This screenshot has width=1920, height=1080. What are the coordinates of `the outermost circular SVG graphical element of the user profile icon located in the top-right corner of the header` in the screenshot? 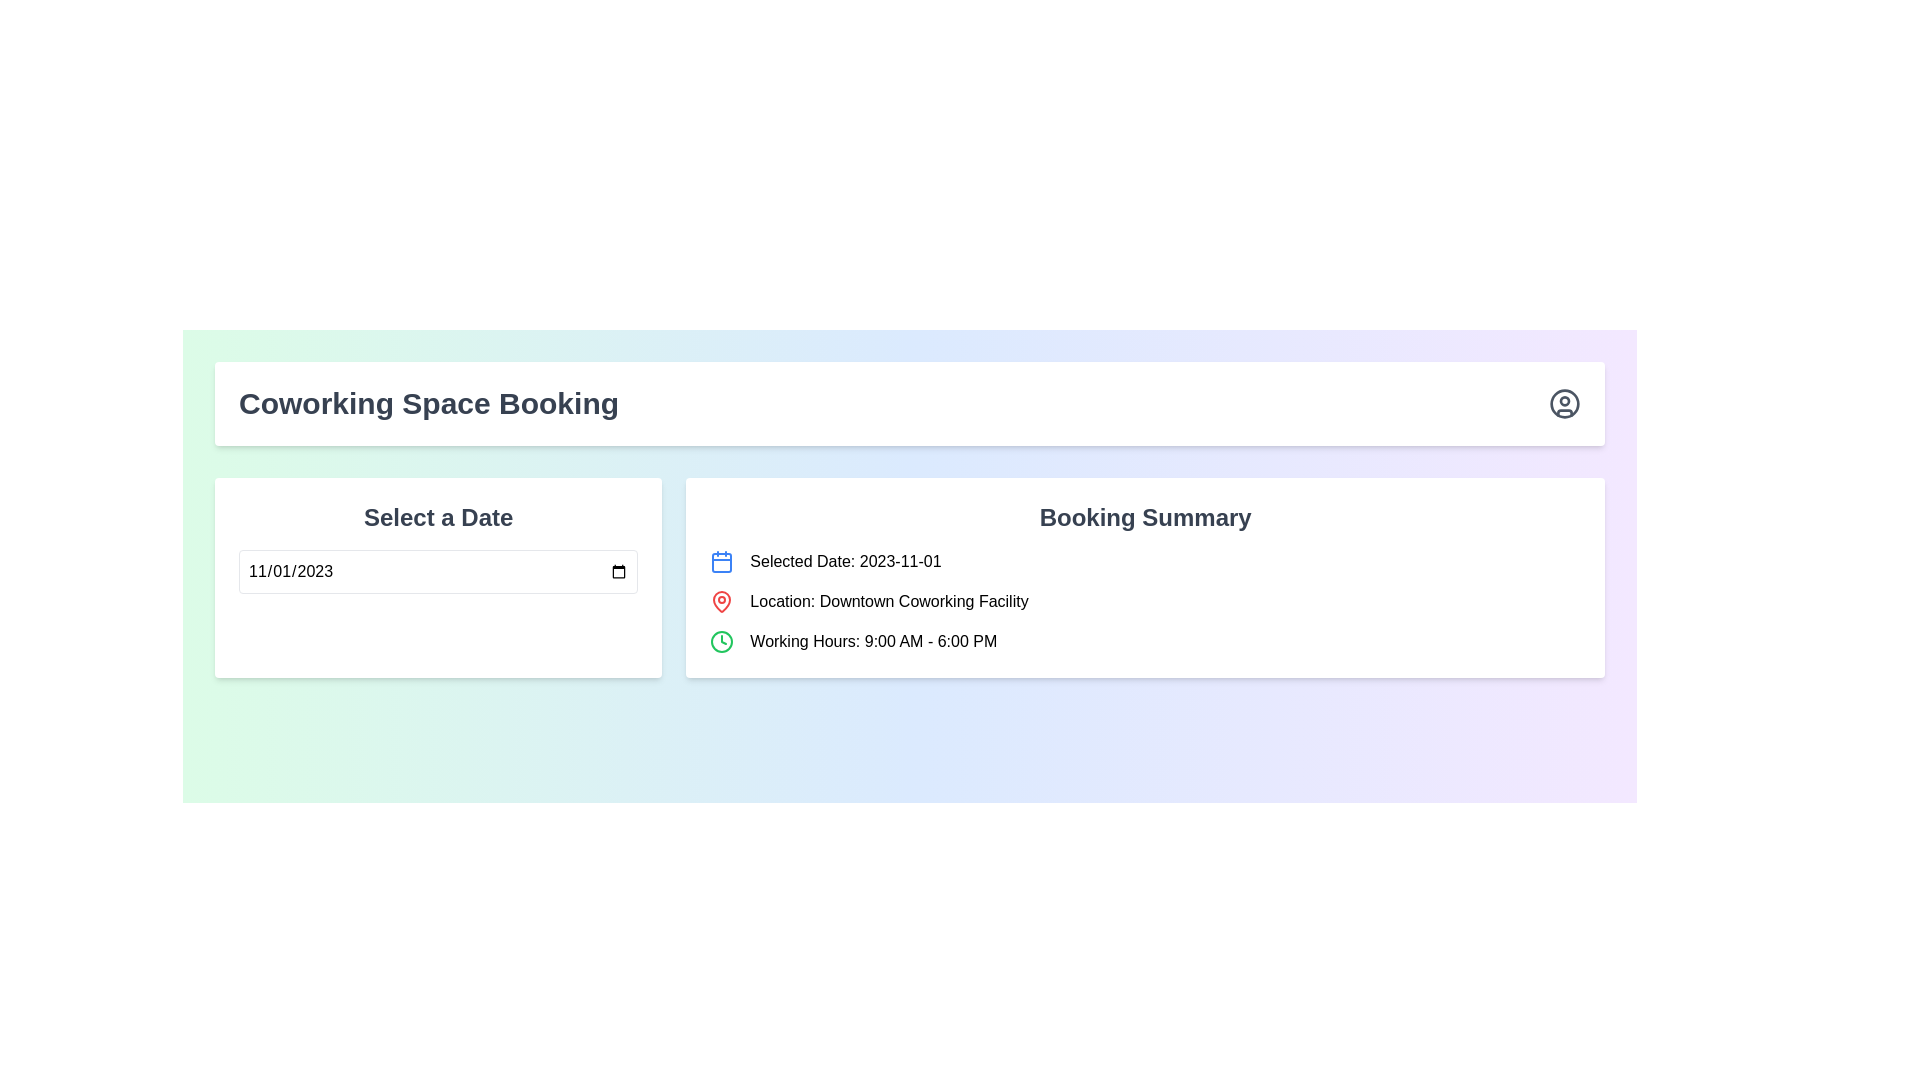 It's located at (1563, 404).